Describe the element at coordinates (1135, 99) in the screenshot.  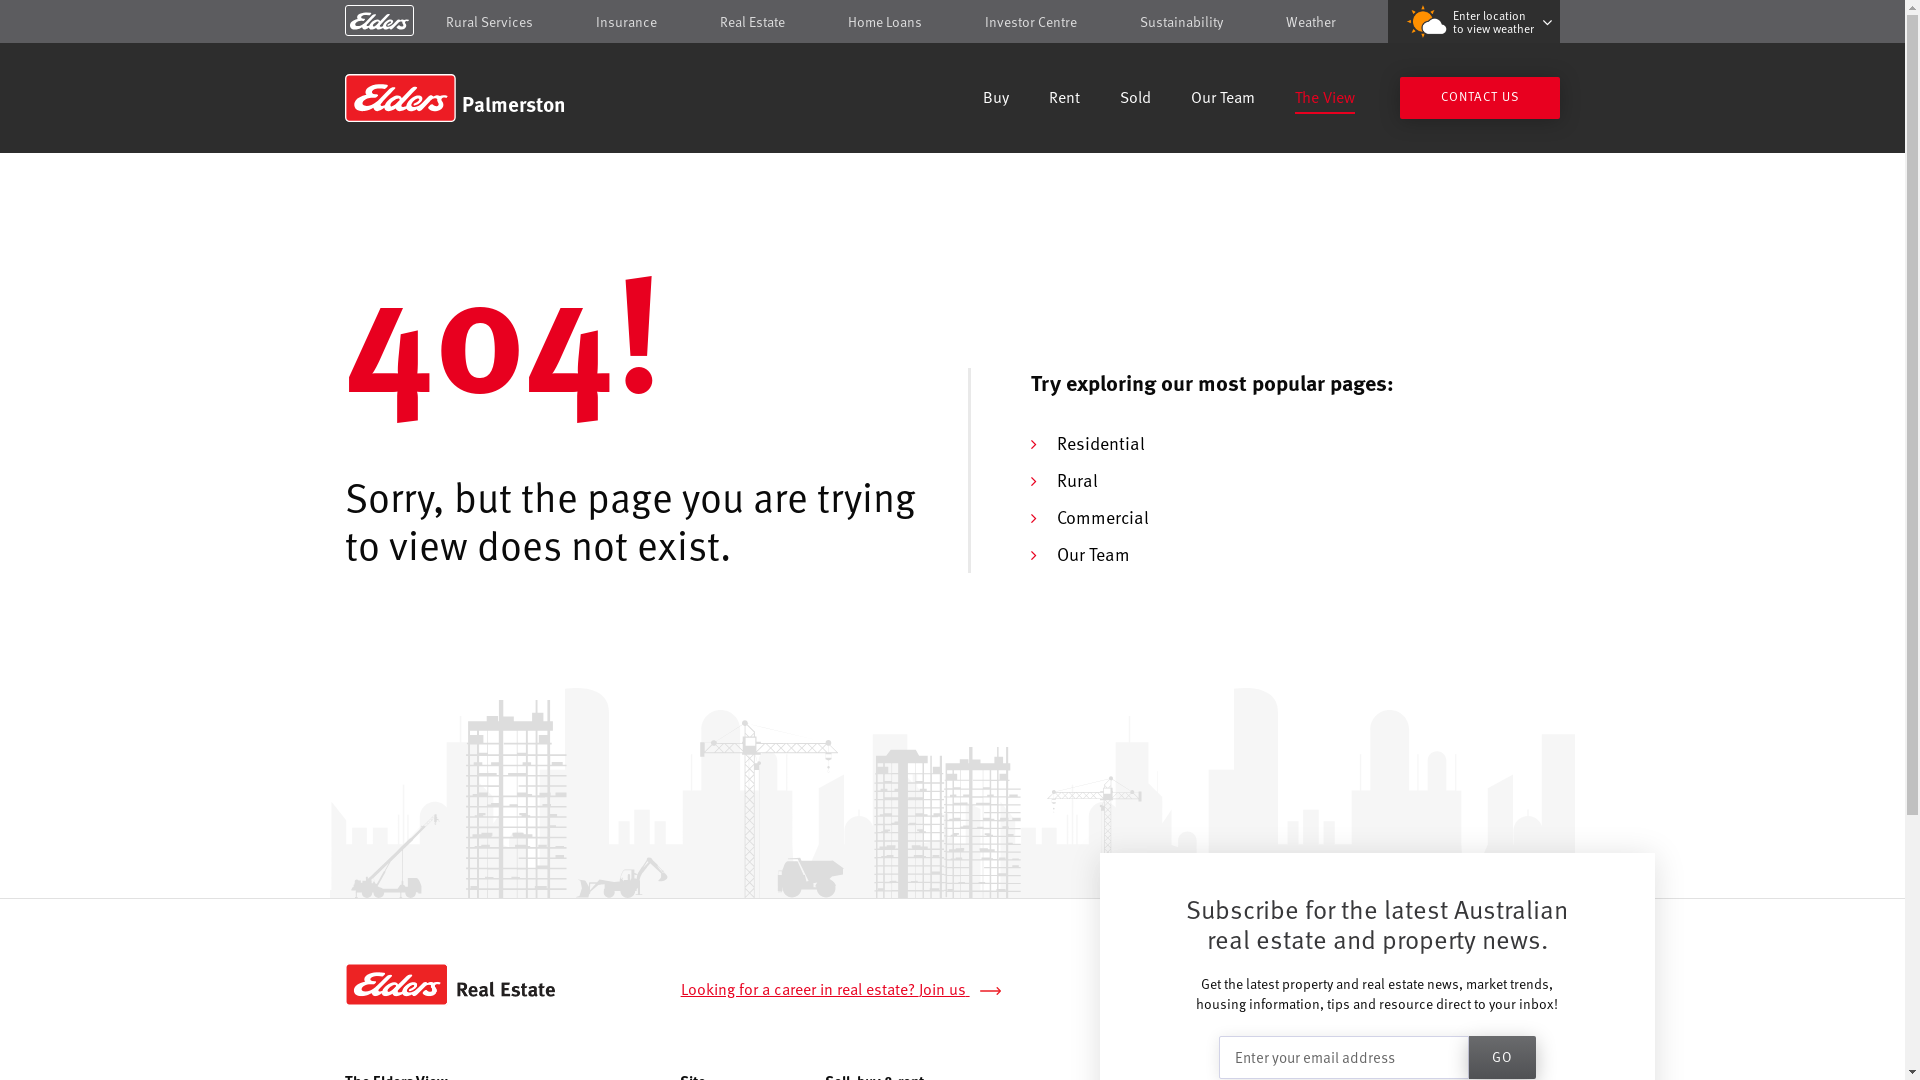
I see `'Sold'` at that location.